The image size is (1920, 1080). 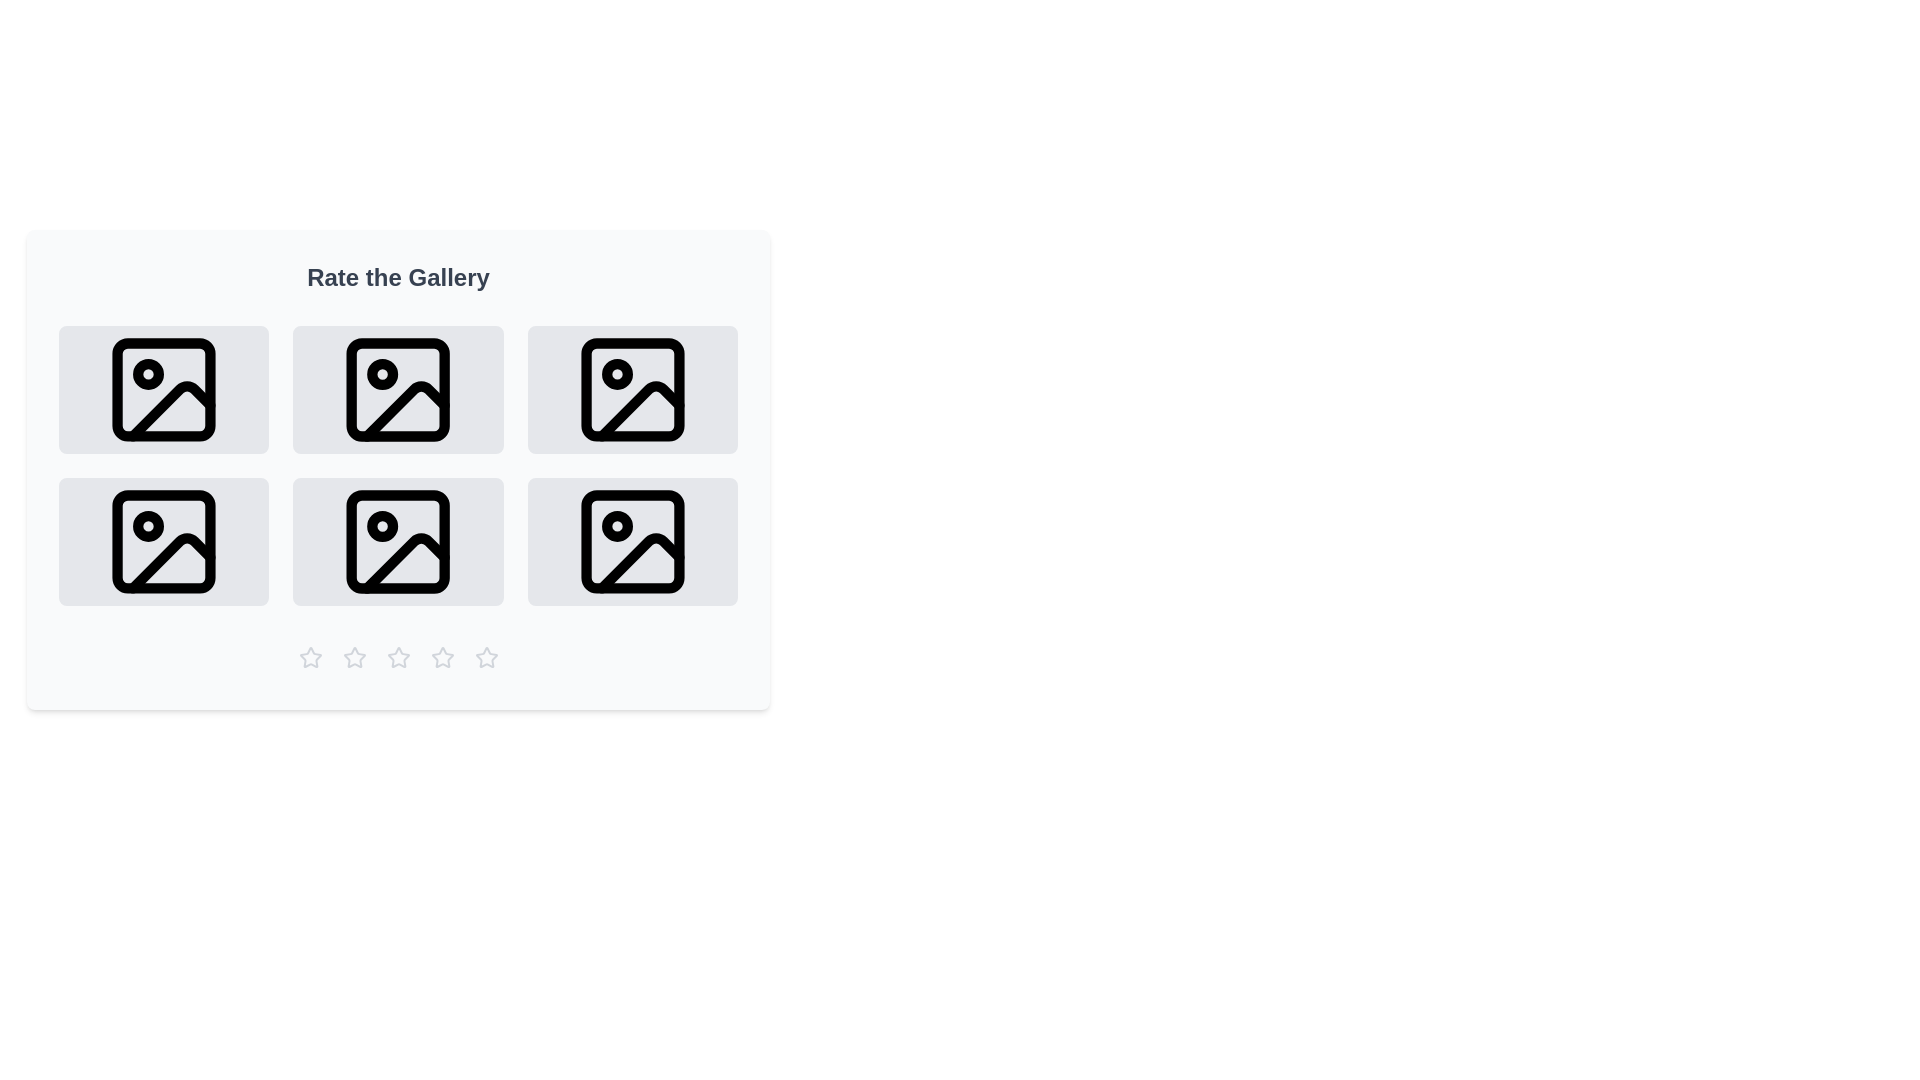 What do you see at coordinates (486, 658) in the screenshot?
I see `the gallery rating to 5 stars by clicking the corresponding star` at bounding box center [486, 658].